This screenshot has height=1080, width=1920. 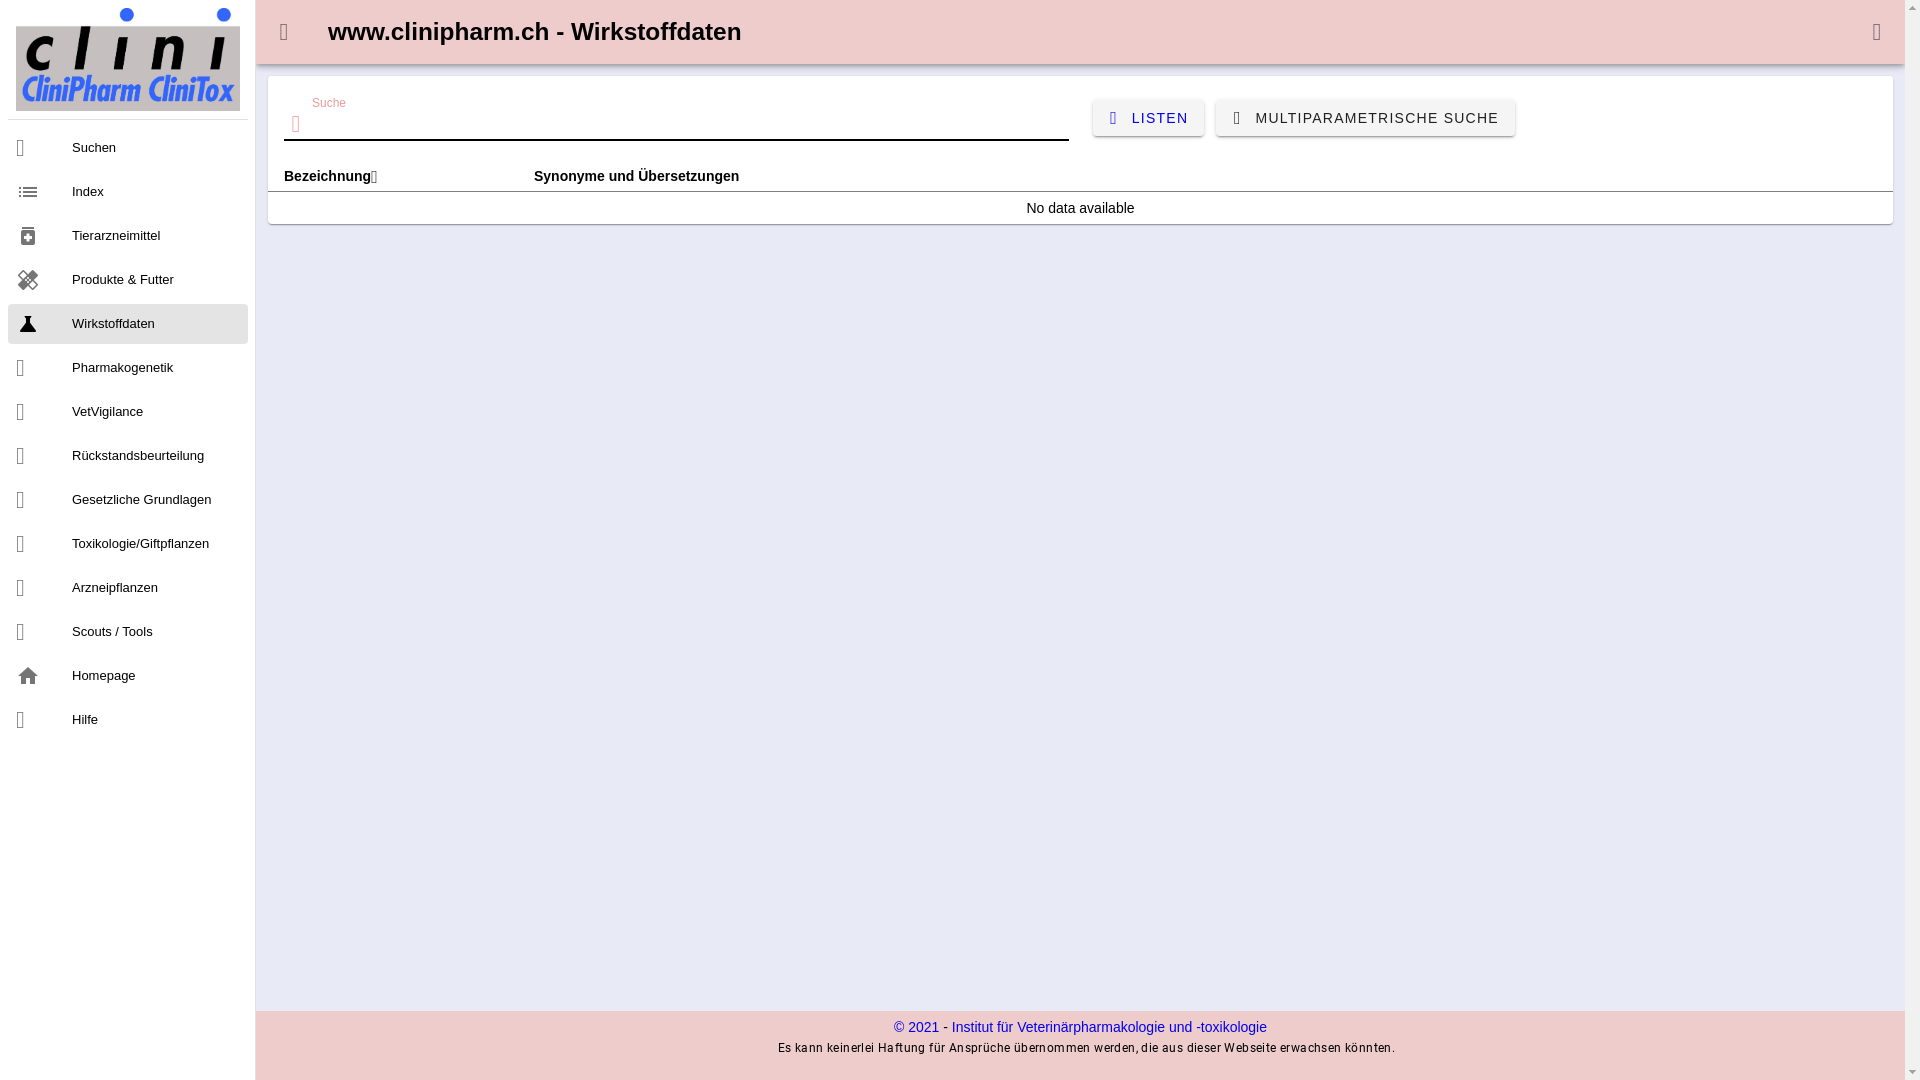 I want to click on 'Toxikologie/Giftpflanzen', so click(x=127, y=543).